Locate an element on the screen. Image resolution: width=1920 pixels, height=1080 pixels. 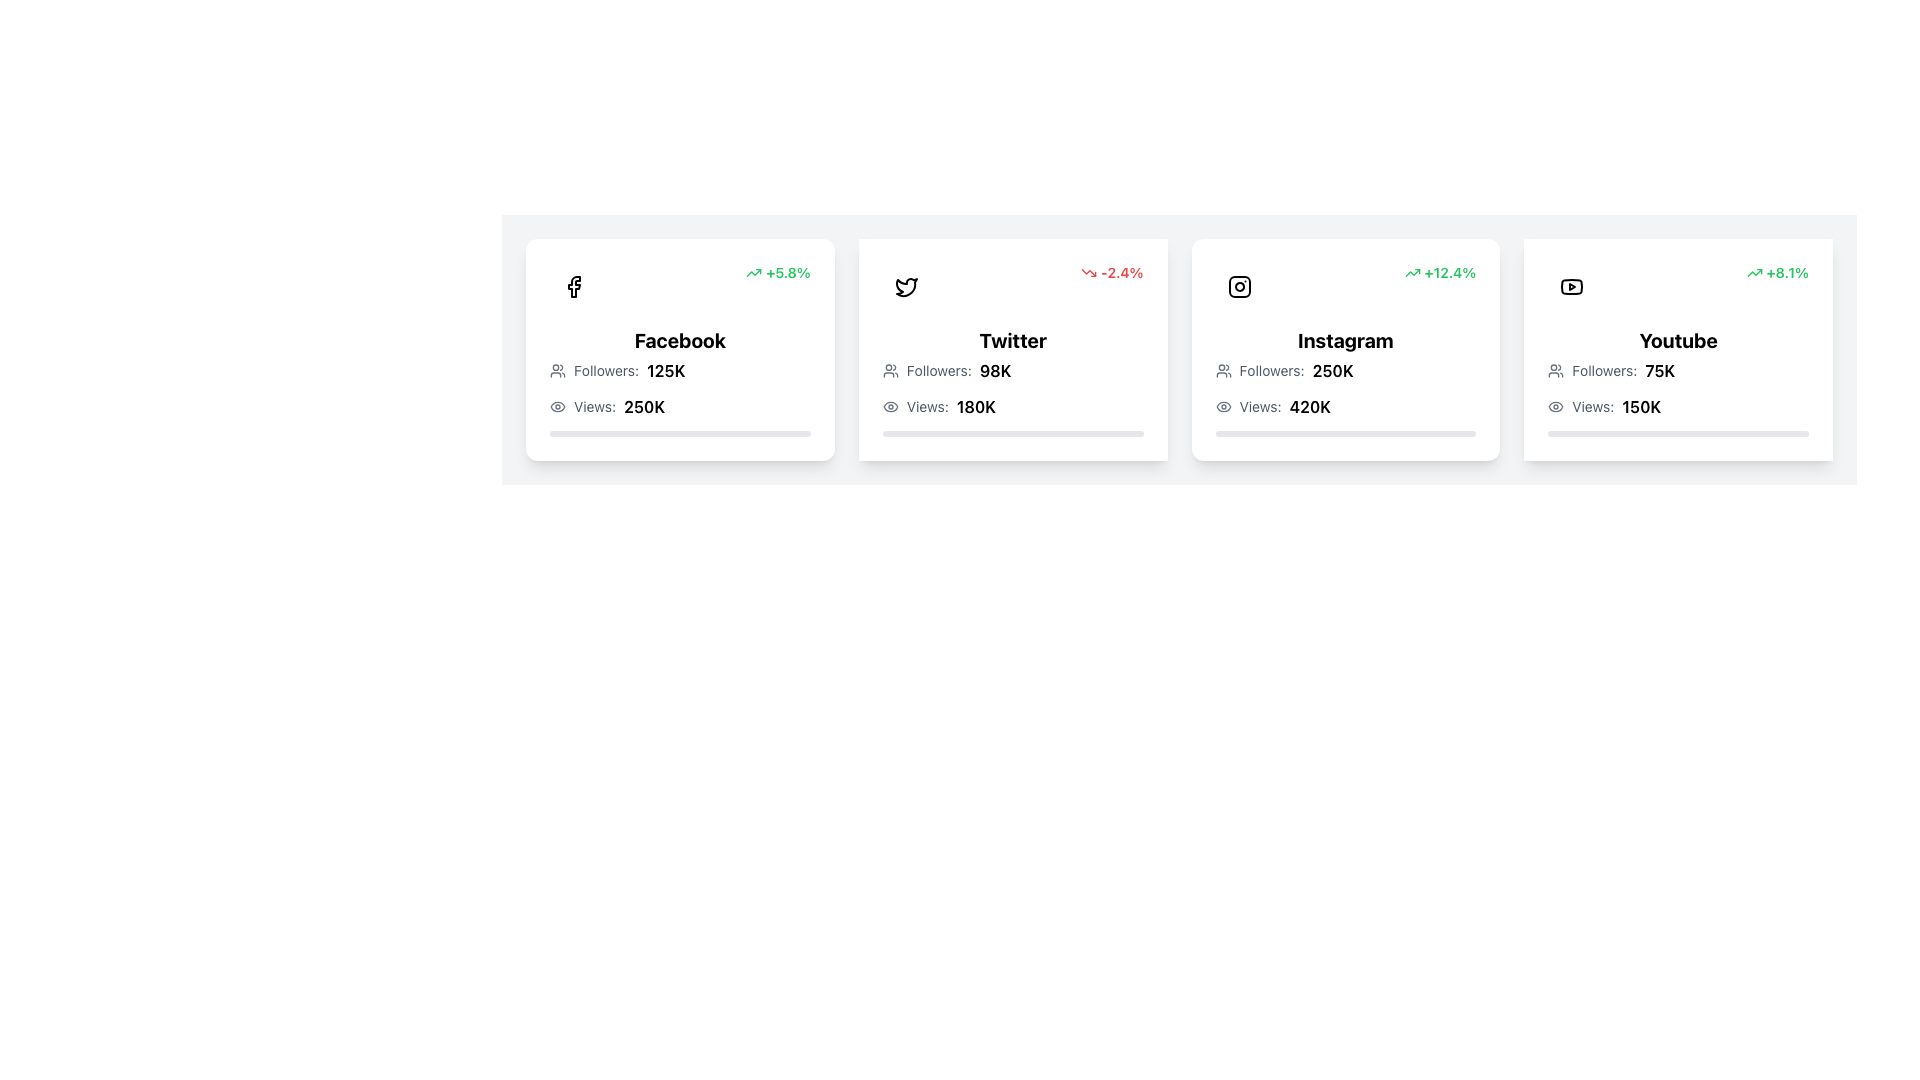
text label that displays 'Facebook', which is bold and large, centrally aligned within the Facebook social media card is located at coordinates (680, 339).